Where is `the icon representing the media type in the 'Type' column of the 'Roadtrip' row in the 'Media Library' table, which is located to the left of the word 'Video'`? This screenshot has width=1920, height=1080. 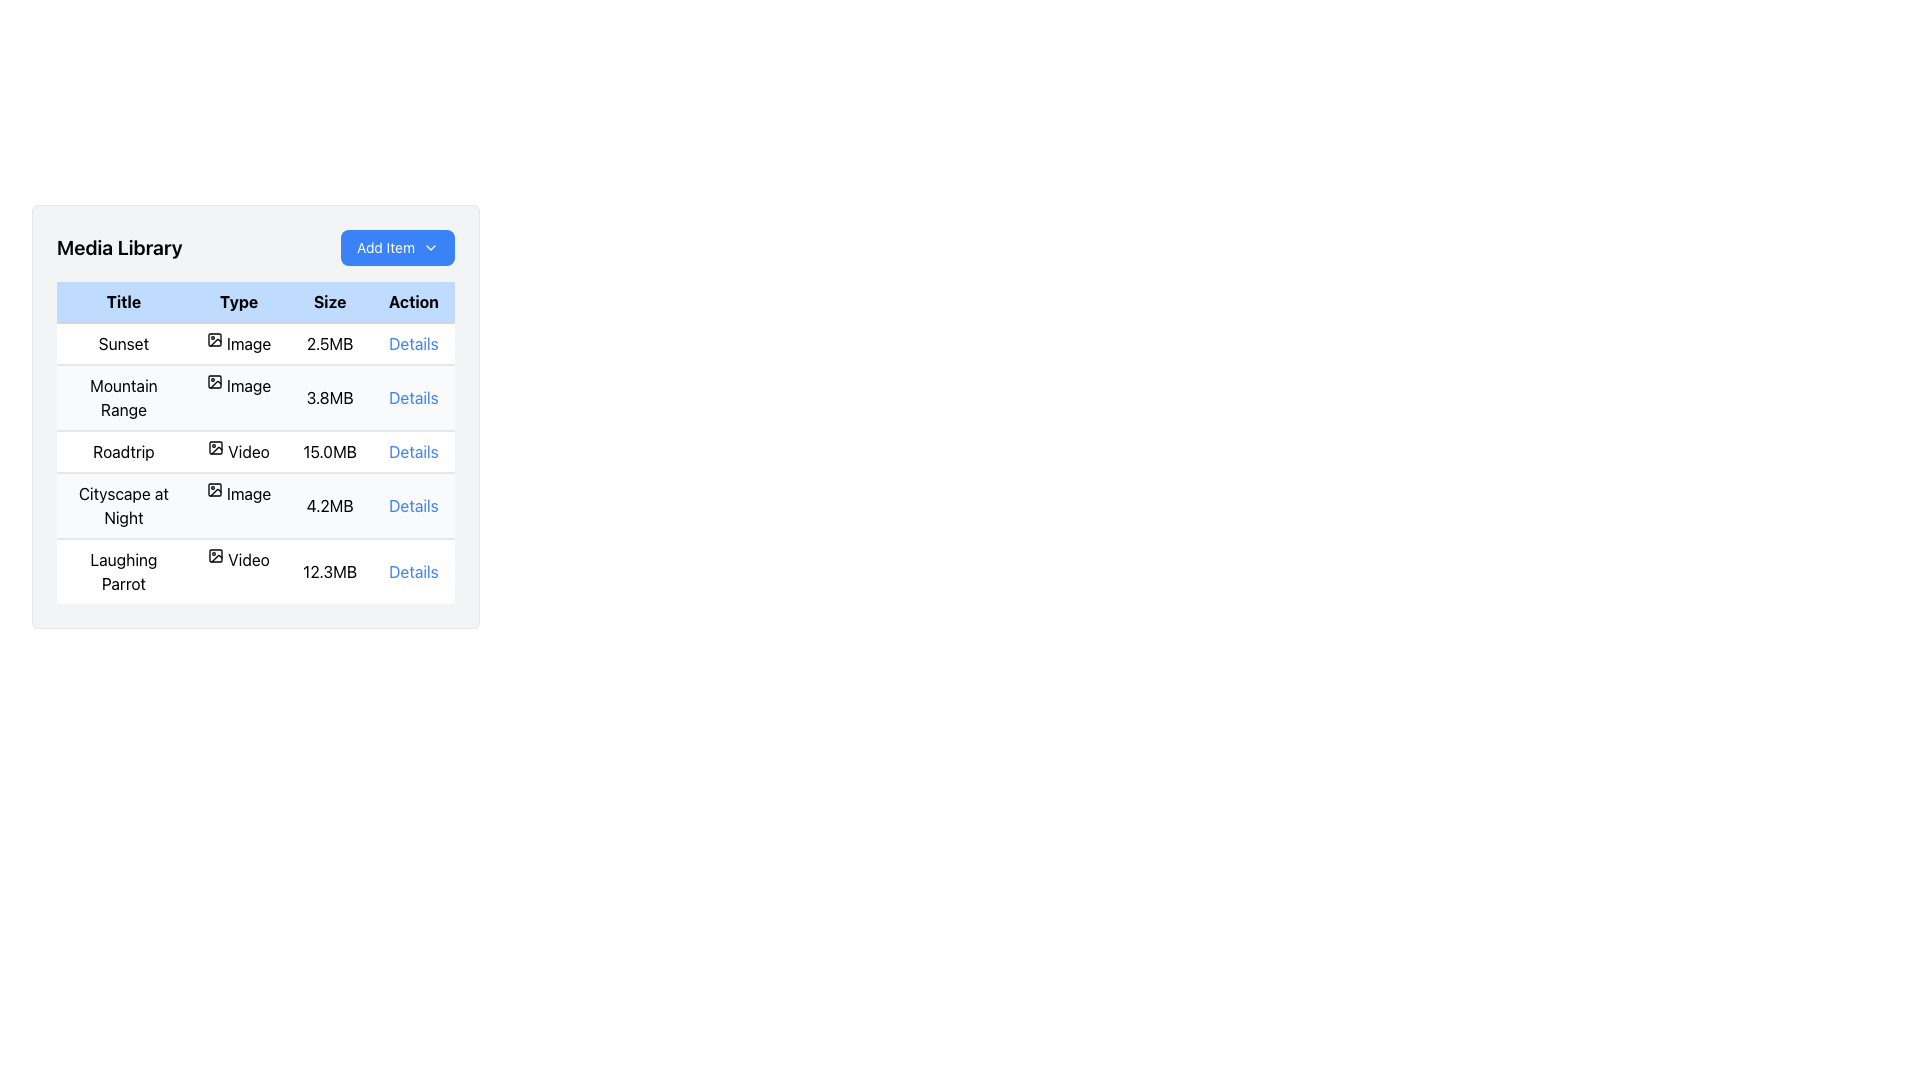 the icon representing the media type in the 'Type' column of the 'Roadtrip' row in the 'Media Library' table, which is located to the left of the word 'Video' is located at coordinates (216, 446).